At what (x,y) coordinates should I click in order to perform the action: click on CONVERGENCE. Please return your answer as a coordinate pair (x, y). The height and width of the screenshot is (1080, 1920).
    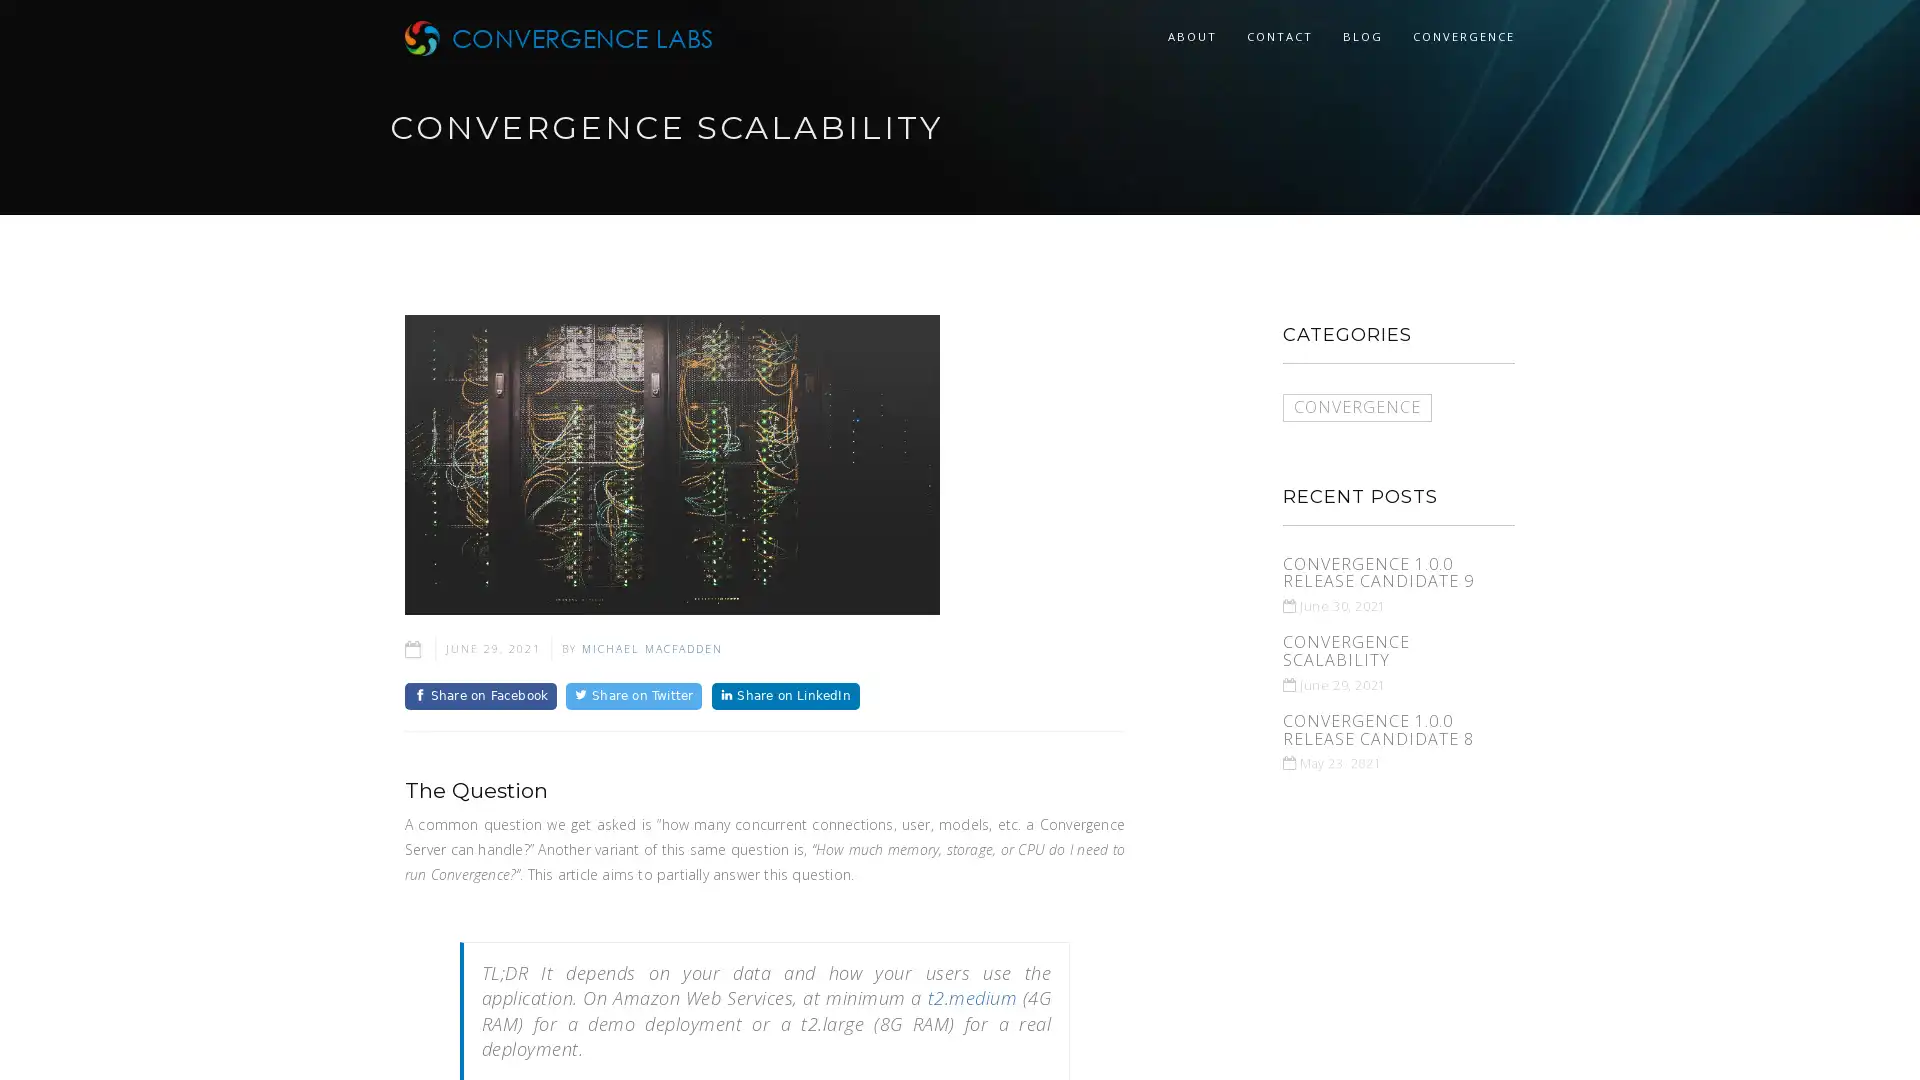
    Looking at the image, I should click on (1464, 37).